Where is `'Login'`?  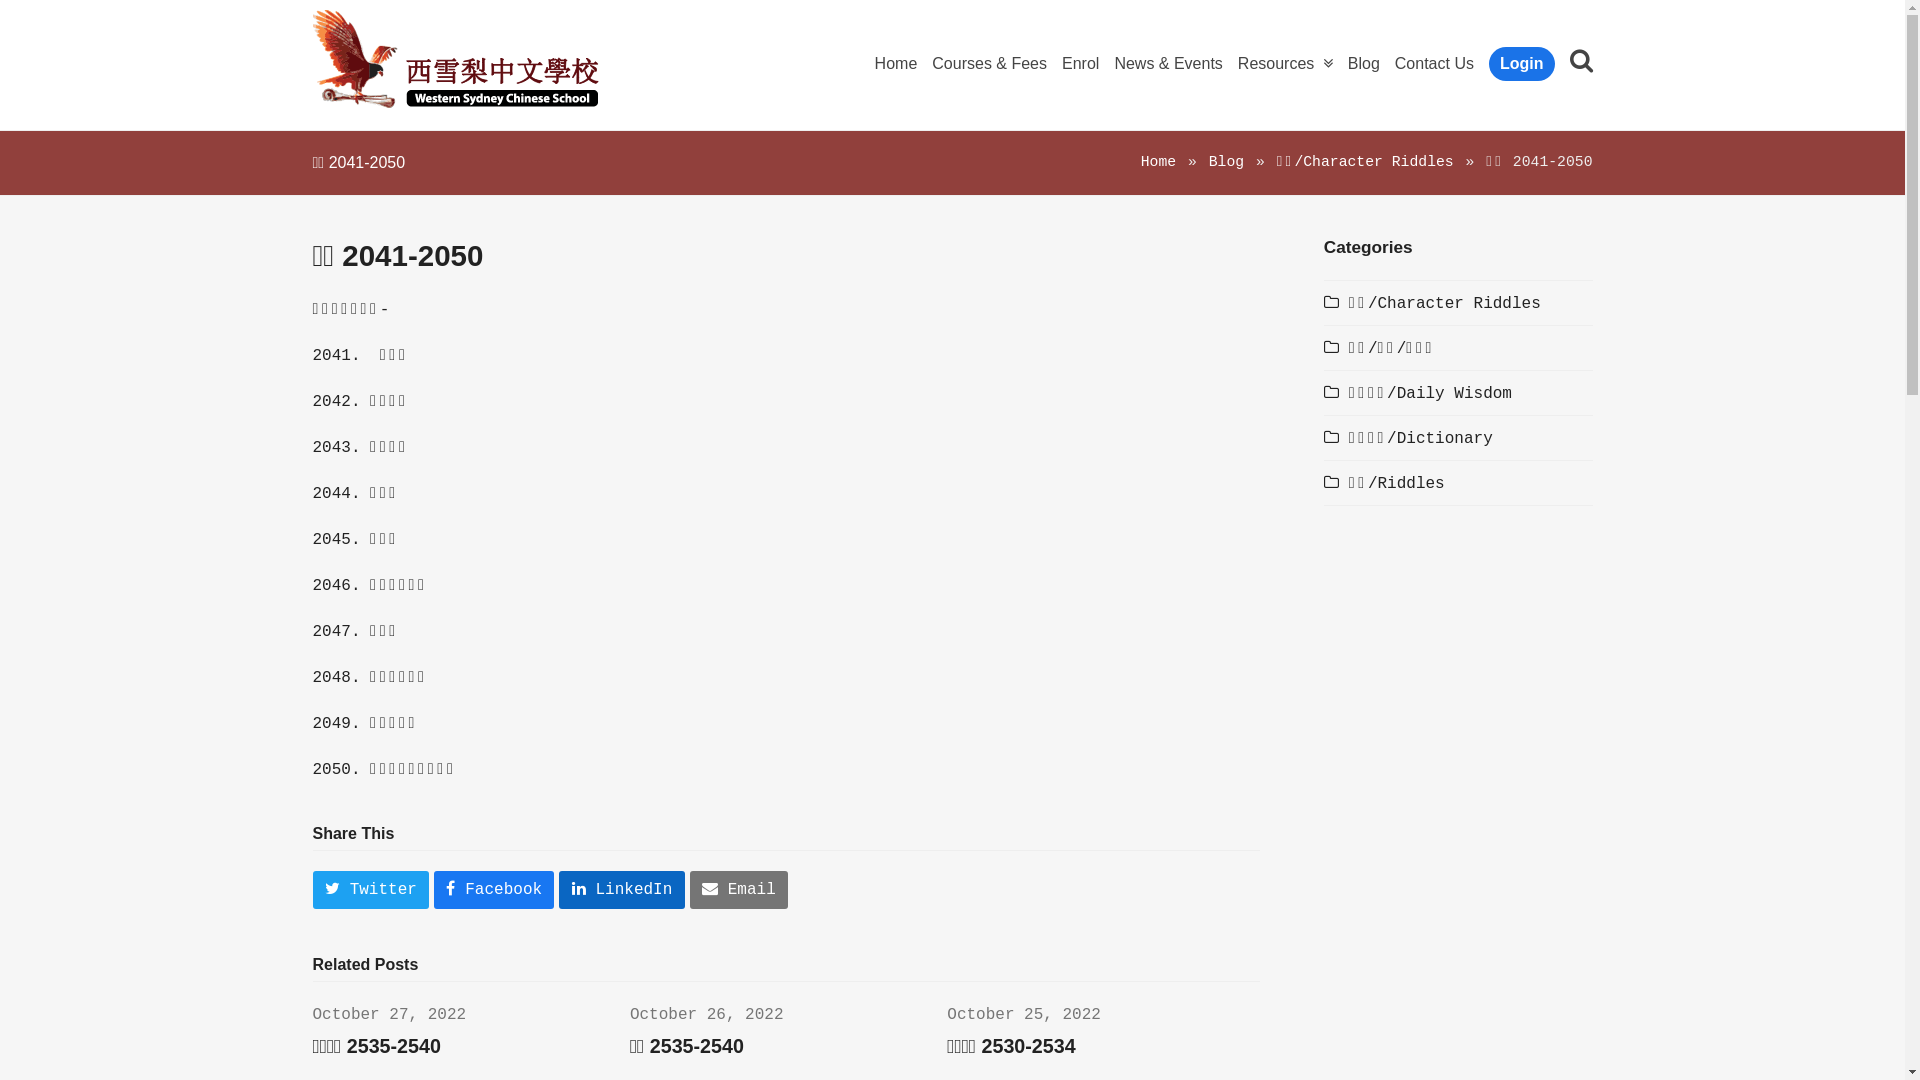 'Login' is located at coordinates (1488, 64).